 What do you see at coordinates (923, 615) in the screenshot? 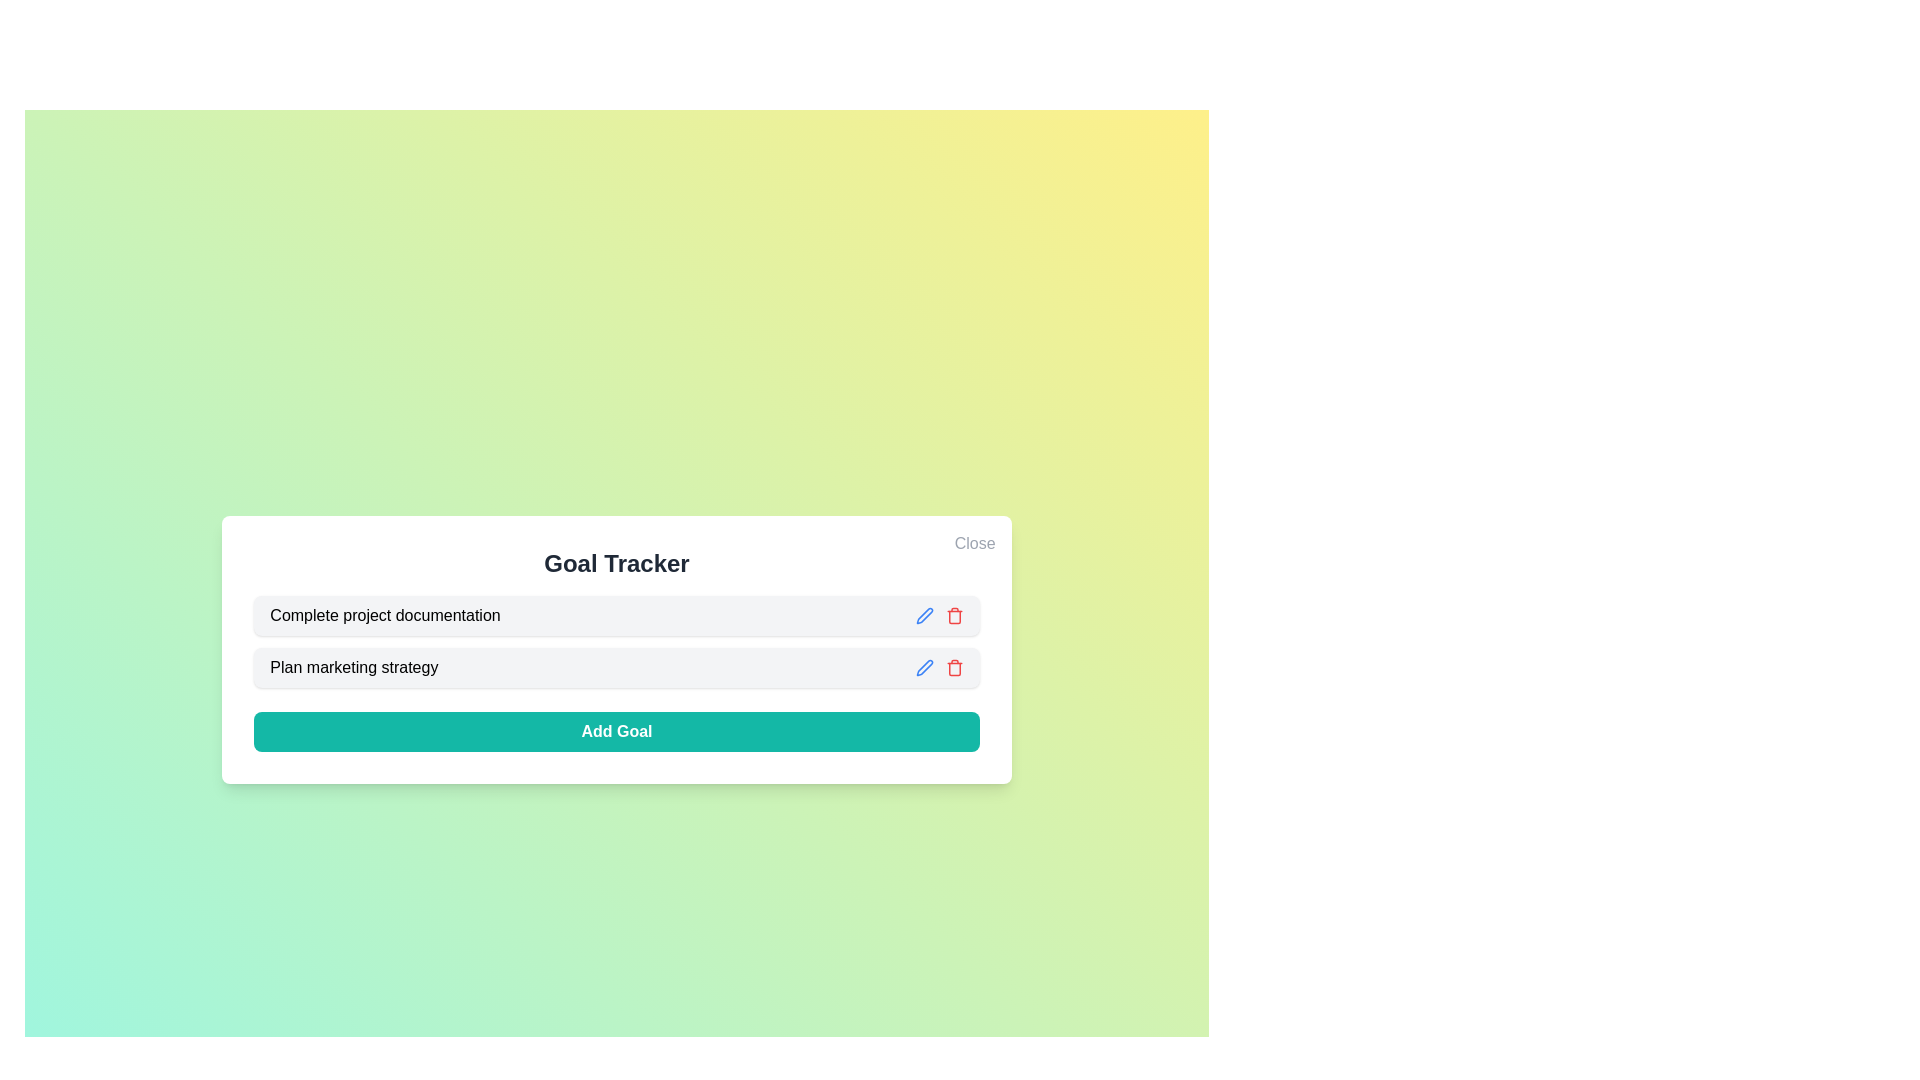
I see `the edit icon for the goal 'Complete project documentation'` at bounding box center [923, 615].